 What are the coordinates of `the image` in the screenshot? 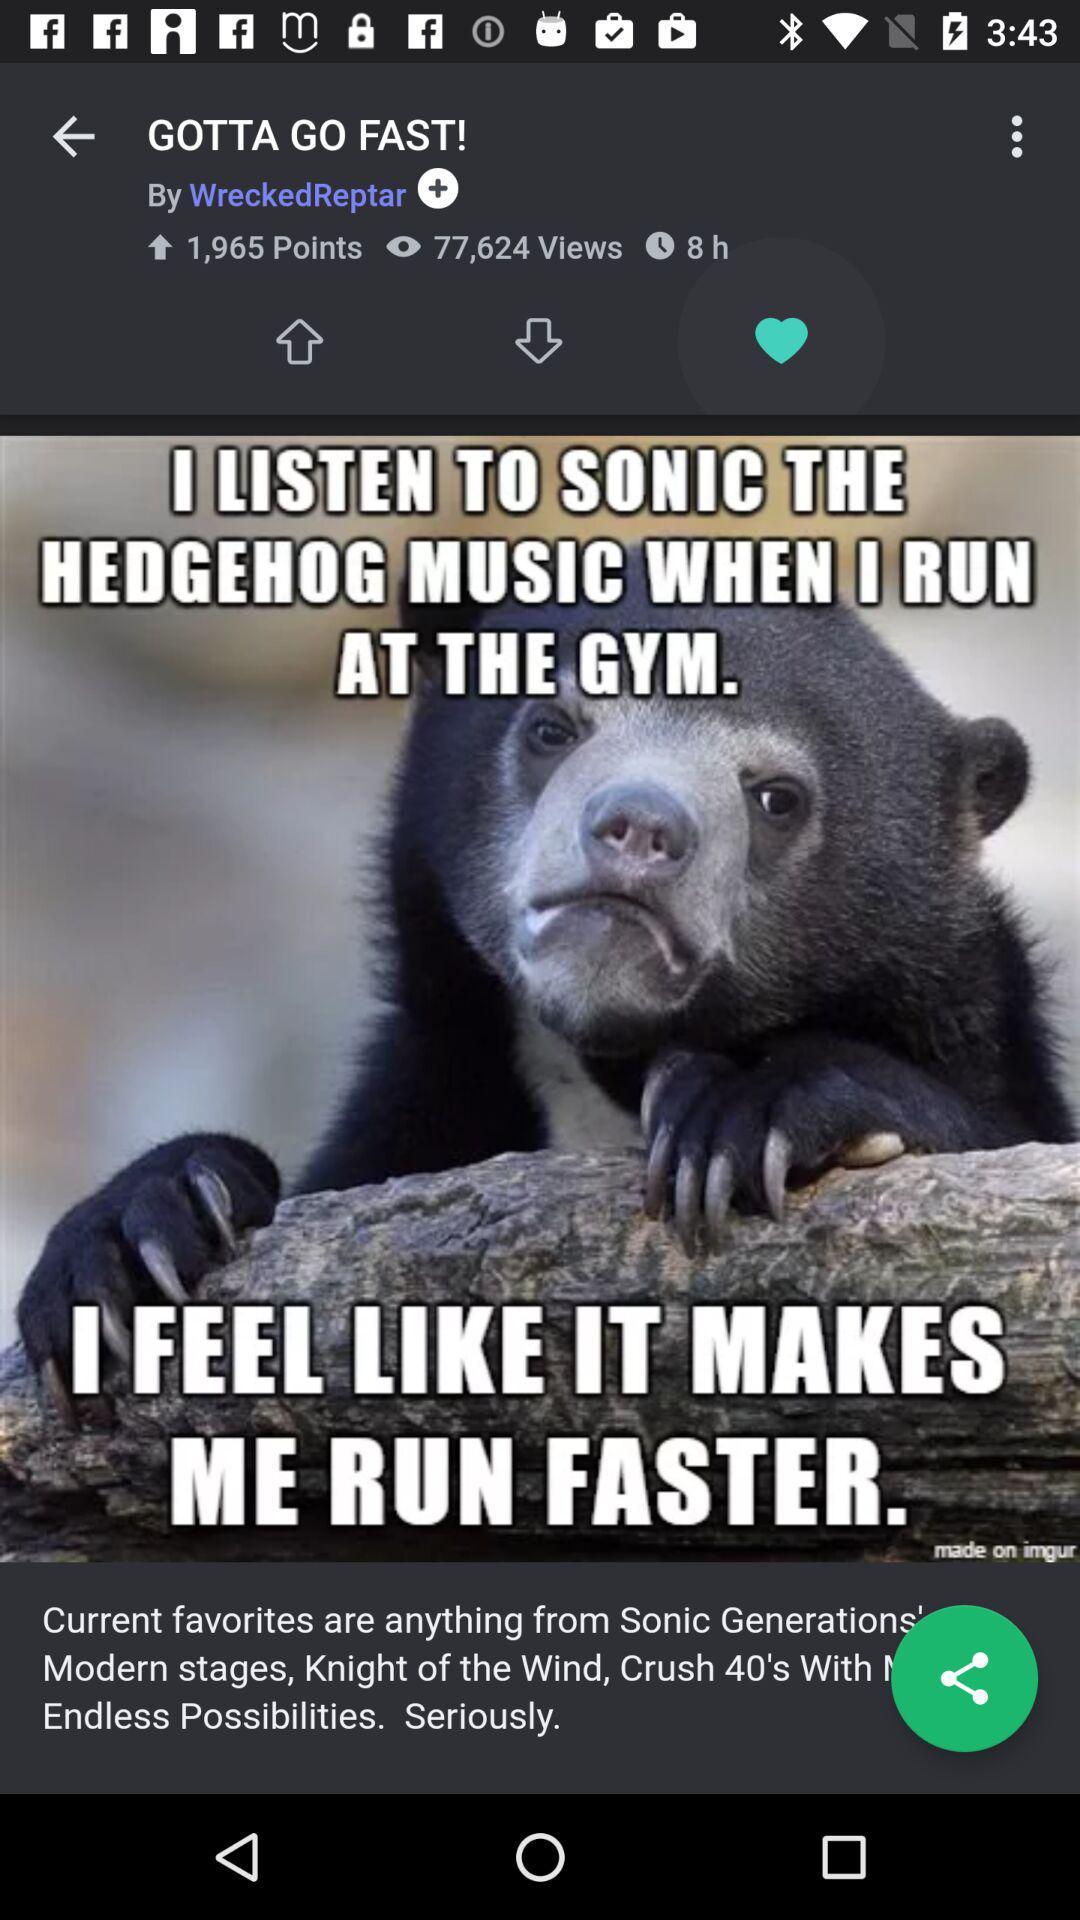 It's located at (780, 341).